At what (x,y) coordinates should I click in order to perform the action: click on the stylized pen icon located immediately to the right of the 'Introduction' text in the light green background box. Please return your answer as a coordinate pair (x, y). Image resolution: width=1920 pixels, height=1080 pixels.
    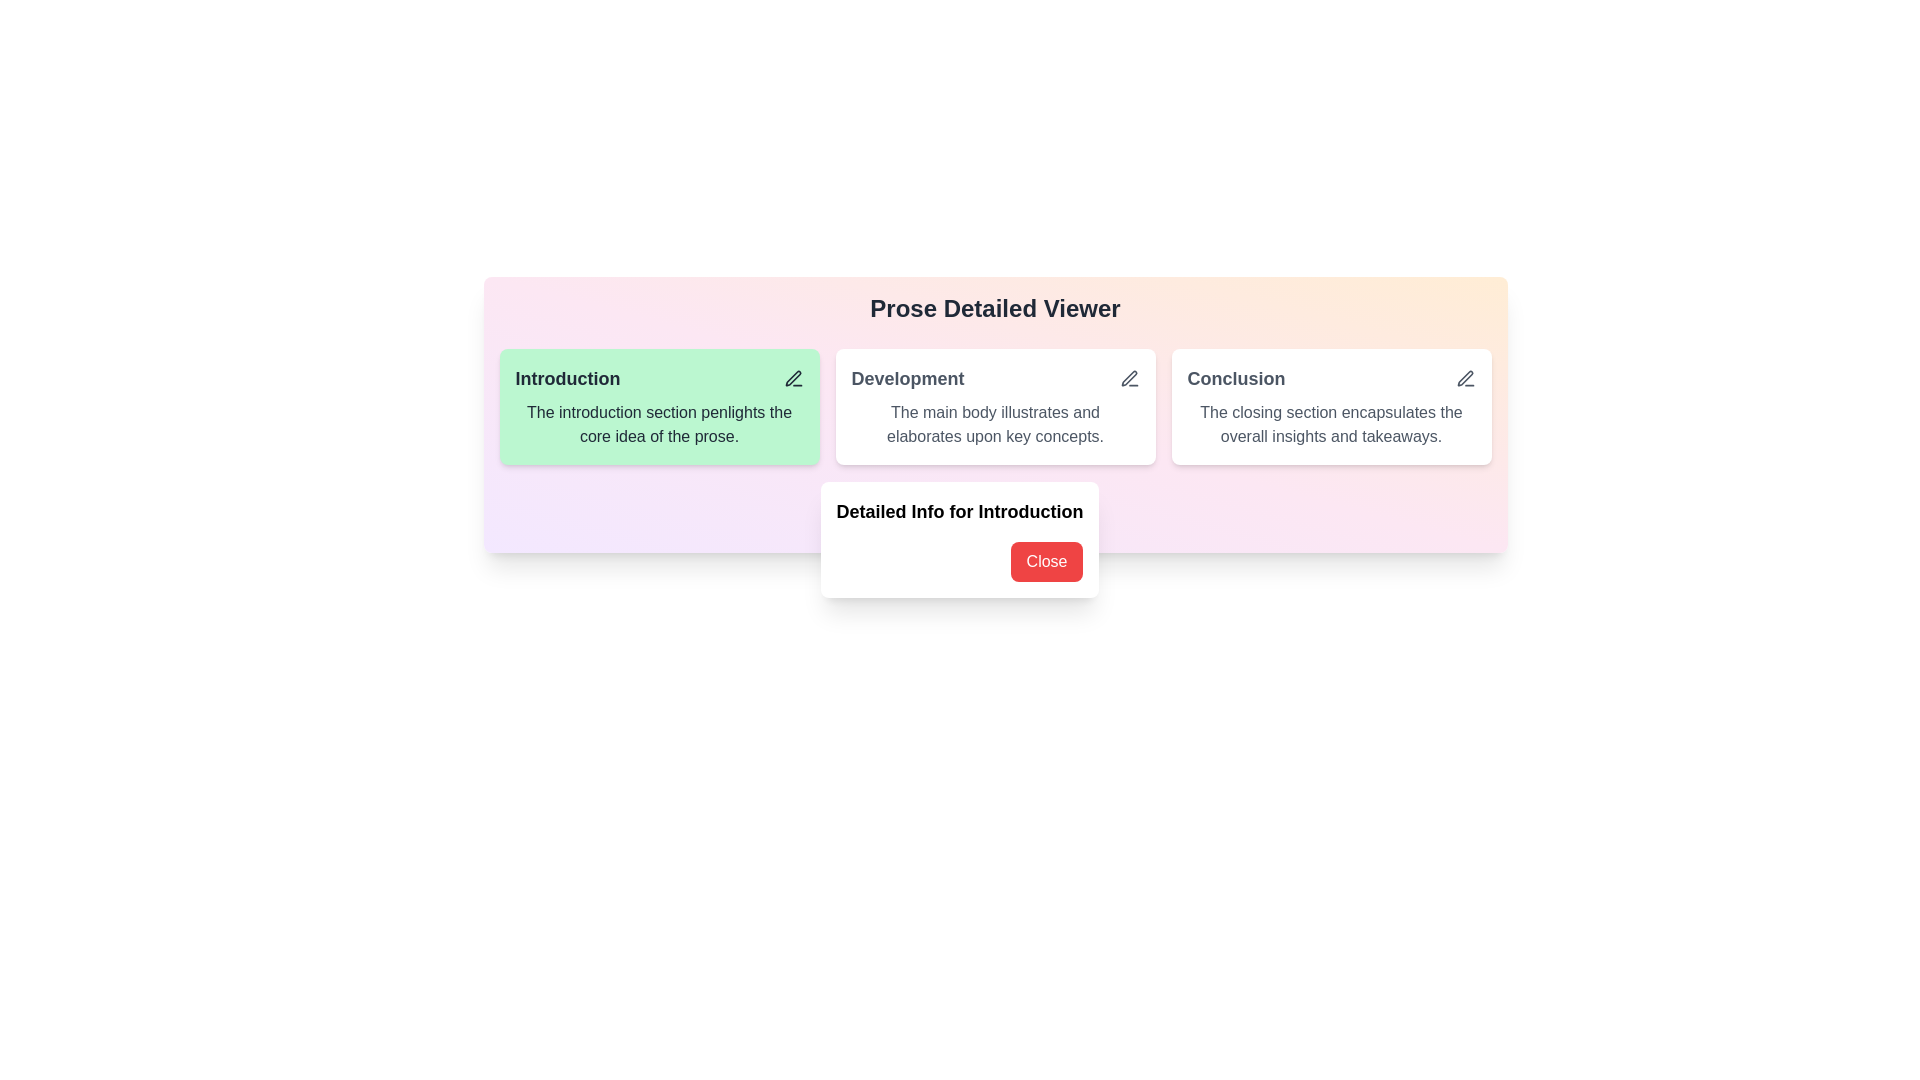
    Looking at the image, I should click on (792, 378).